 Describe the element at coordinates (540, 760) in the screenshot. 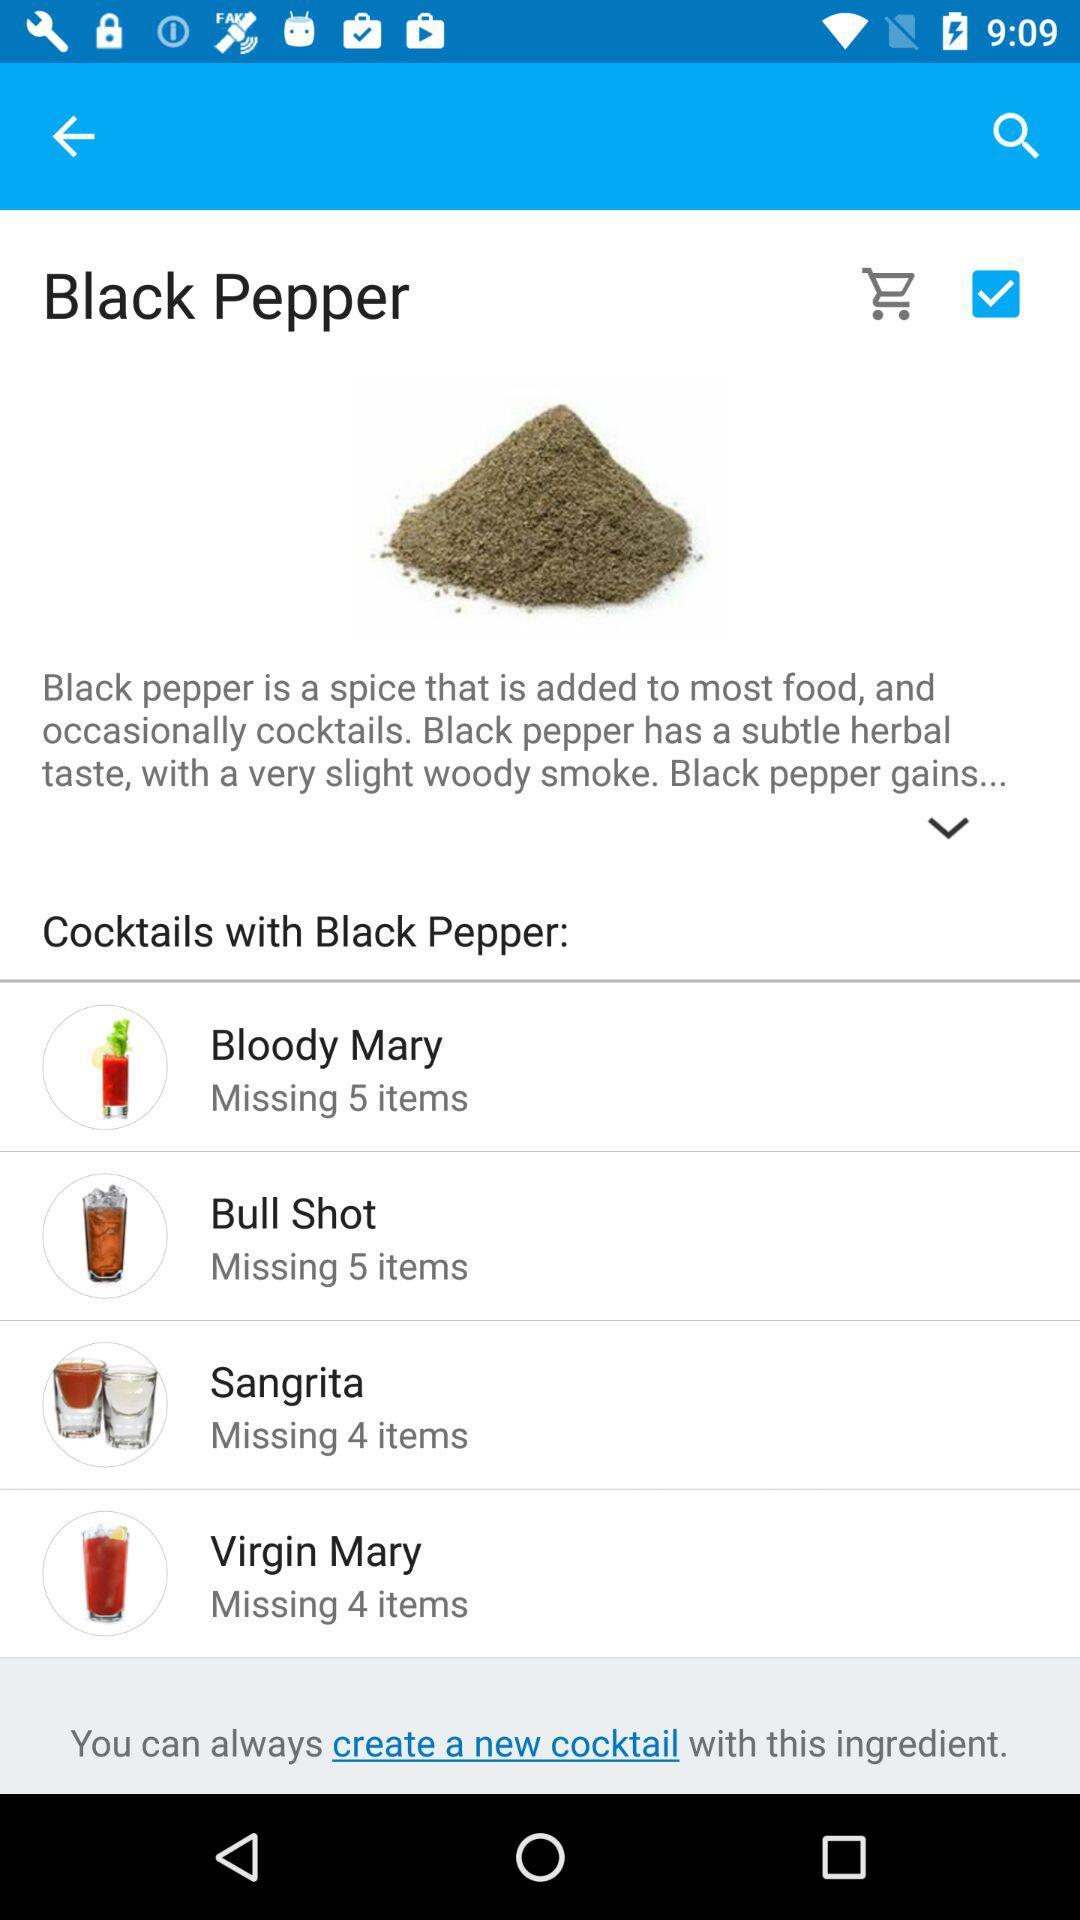

I see `text below the black pepper image` at that location.